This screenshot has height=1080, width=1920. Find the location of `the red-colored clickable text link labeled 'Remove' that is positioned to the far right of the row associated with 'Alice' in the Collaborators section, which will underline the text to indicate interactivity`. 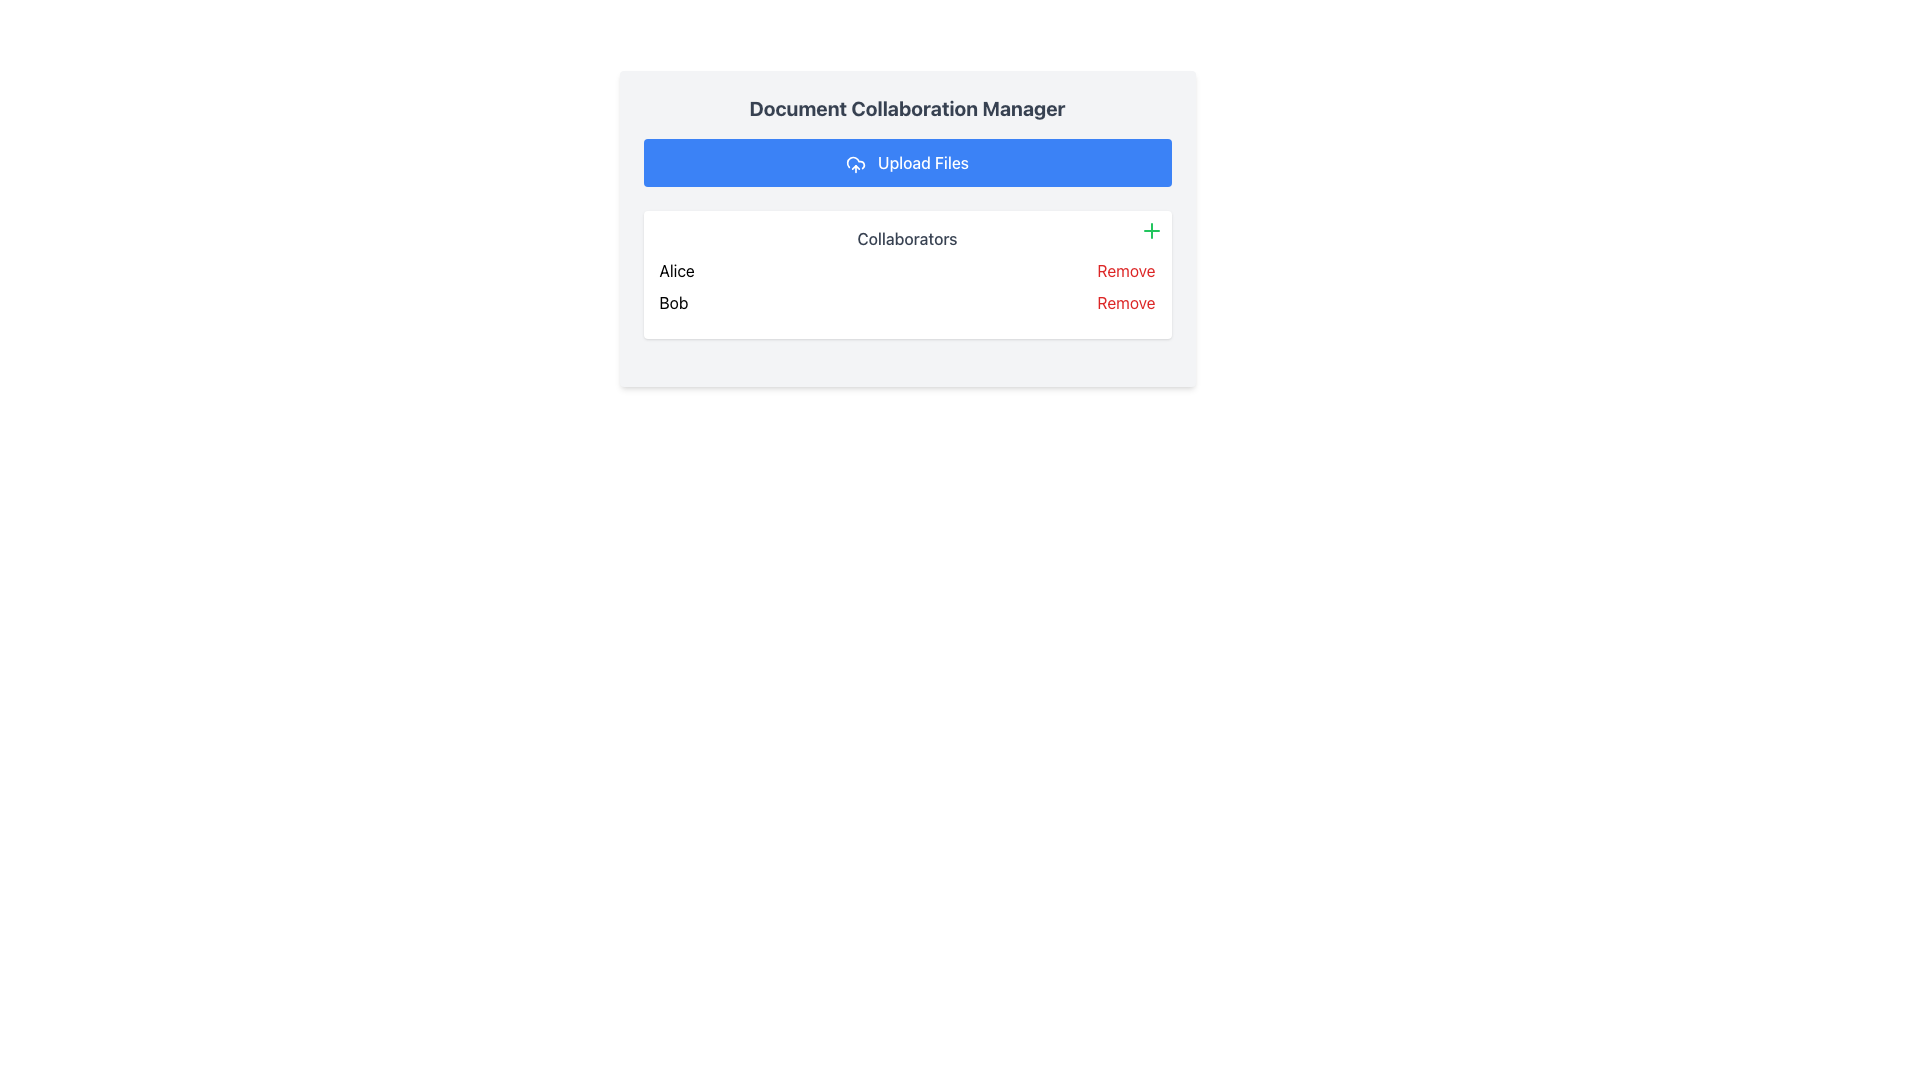

the red-colored clickable text link labeled 'Remove' that is positioned to the far right of the row associated with 'Alice' in the Collaborators section, which will underline the text to indicate interactivity is located at coordinates (1126, 270).